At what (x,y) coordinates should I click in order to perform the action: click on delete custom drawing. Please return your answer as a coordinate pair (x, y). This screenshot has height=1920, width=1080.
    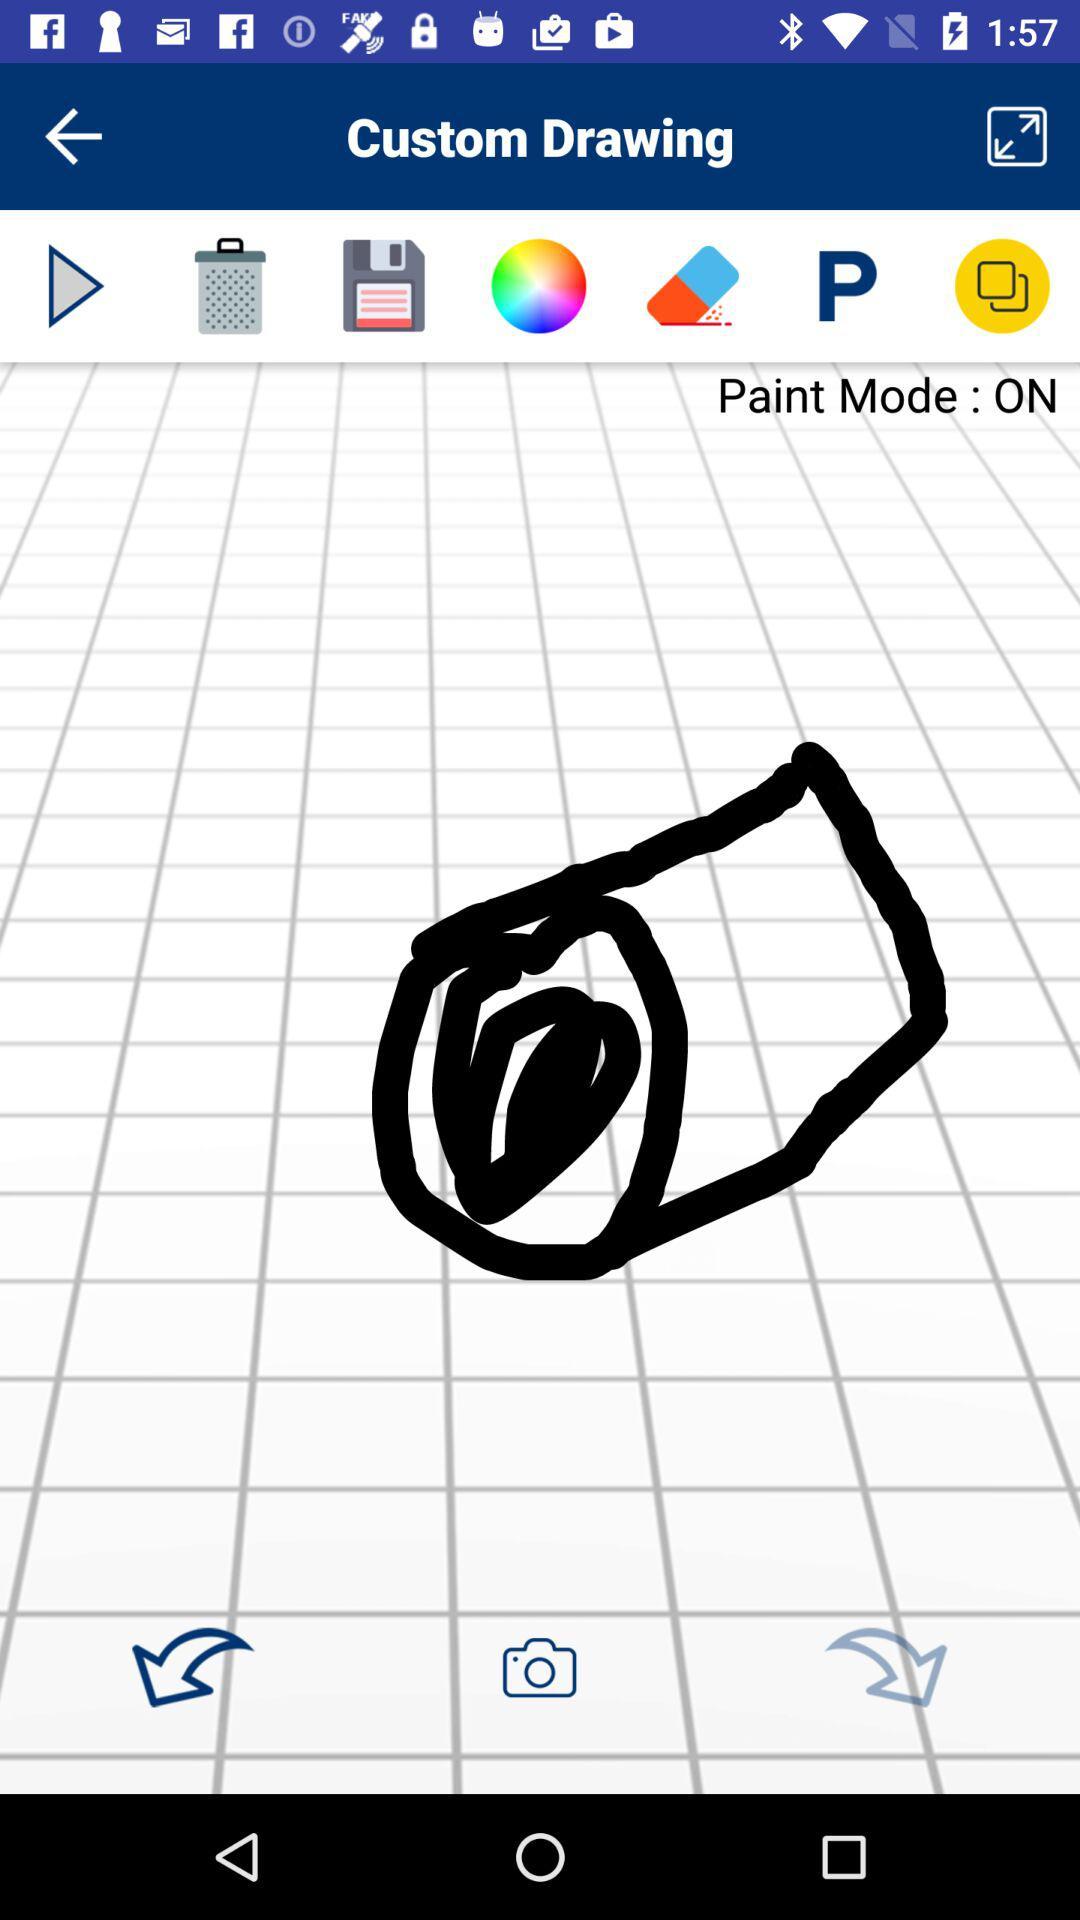
    Looking at the image, I should click on (229, 285).